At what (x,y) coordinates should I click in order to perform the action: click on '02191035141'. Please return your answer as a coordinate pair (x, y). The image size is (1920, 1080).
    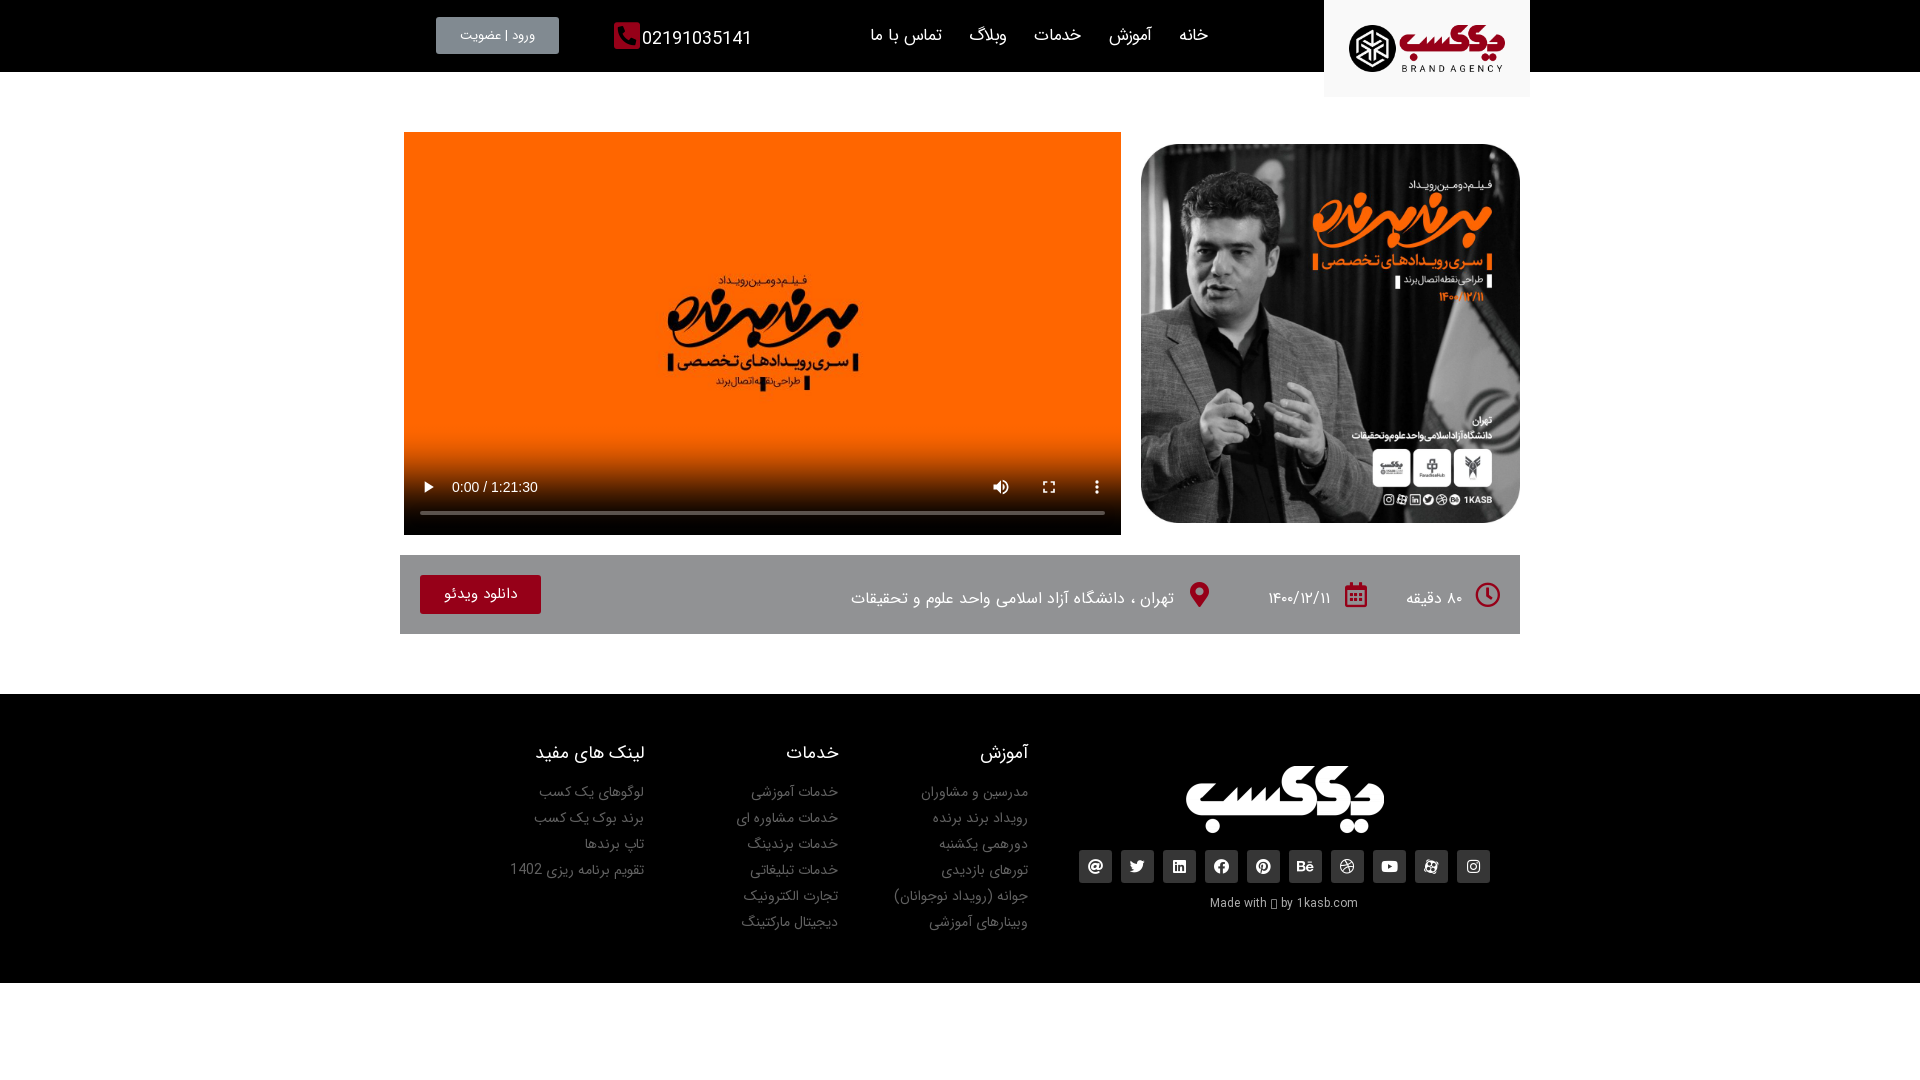
    Looking at the image, I should click on (696, 38).